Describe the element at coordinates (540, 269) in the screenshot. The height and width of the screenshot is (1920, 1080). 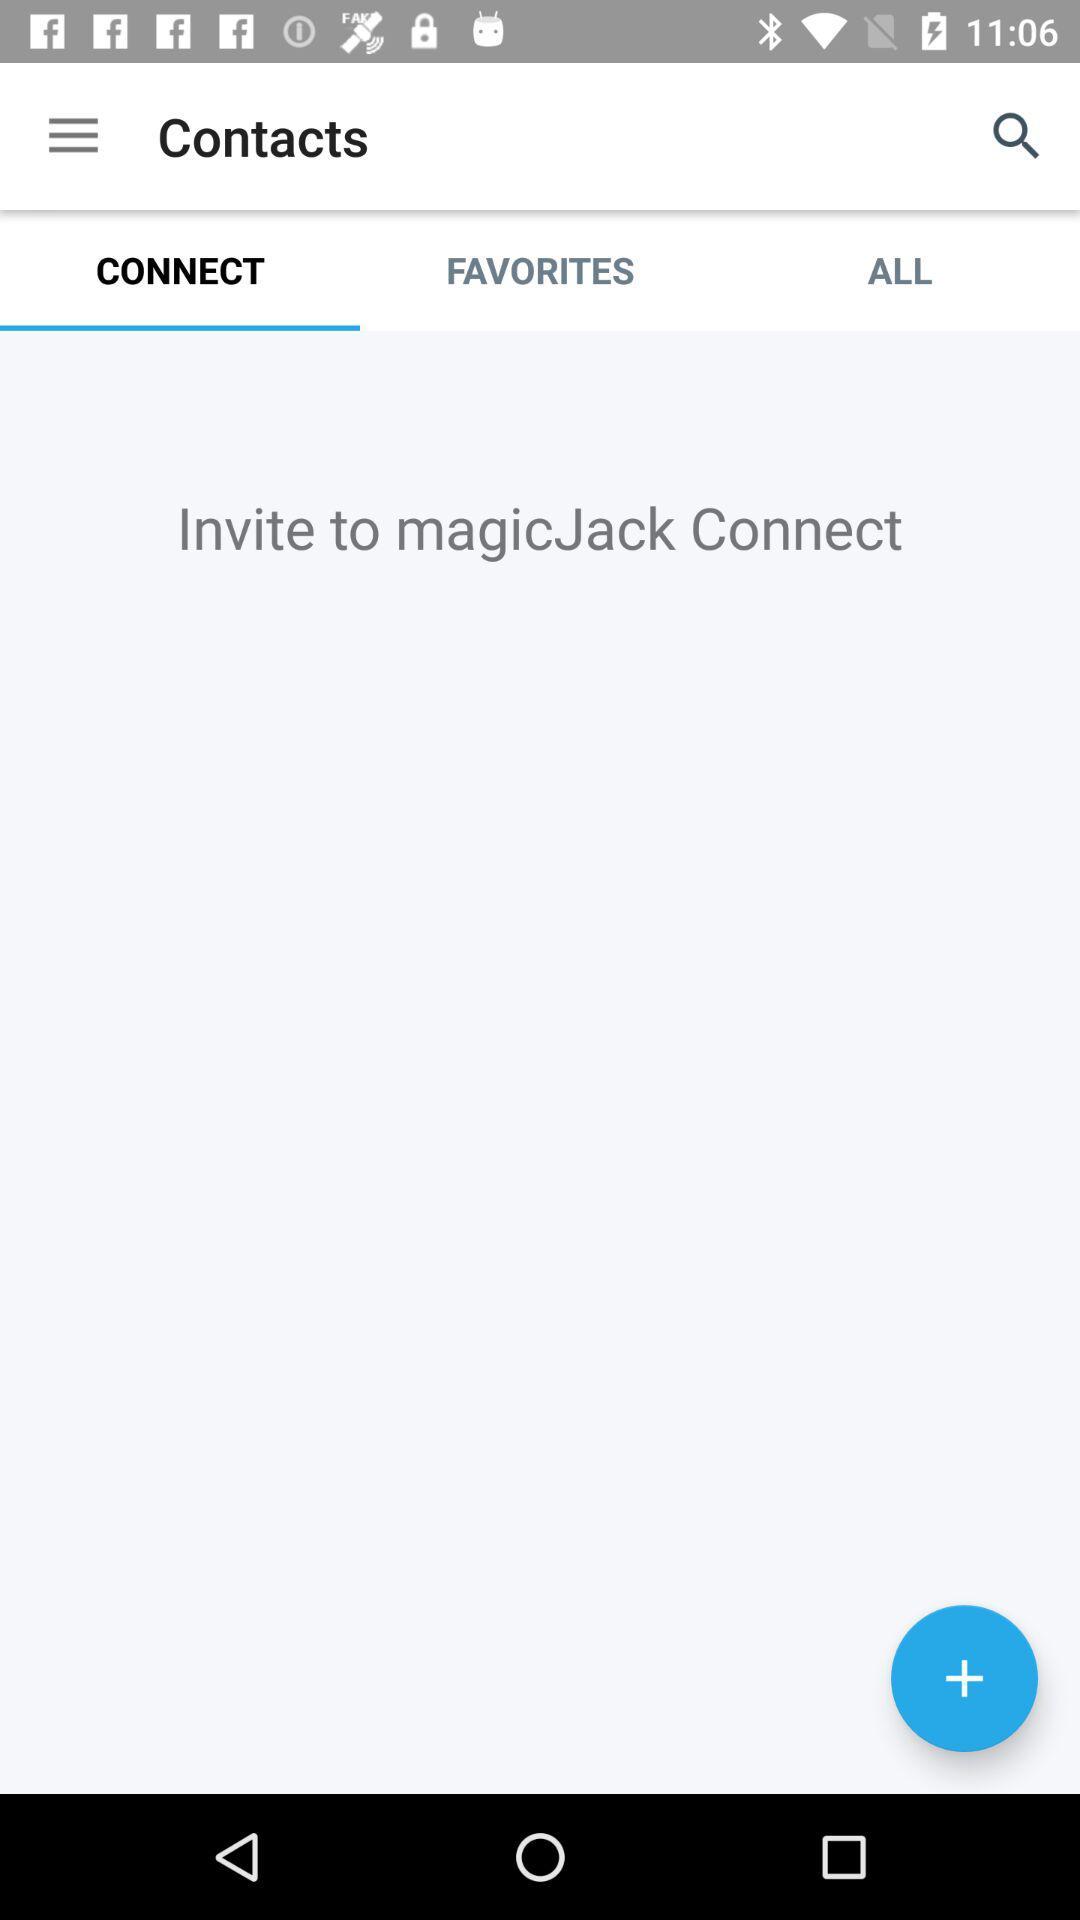
I see `icon to the left of the all item` at that location.